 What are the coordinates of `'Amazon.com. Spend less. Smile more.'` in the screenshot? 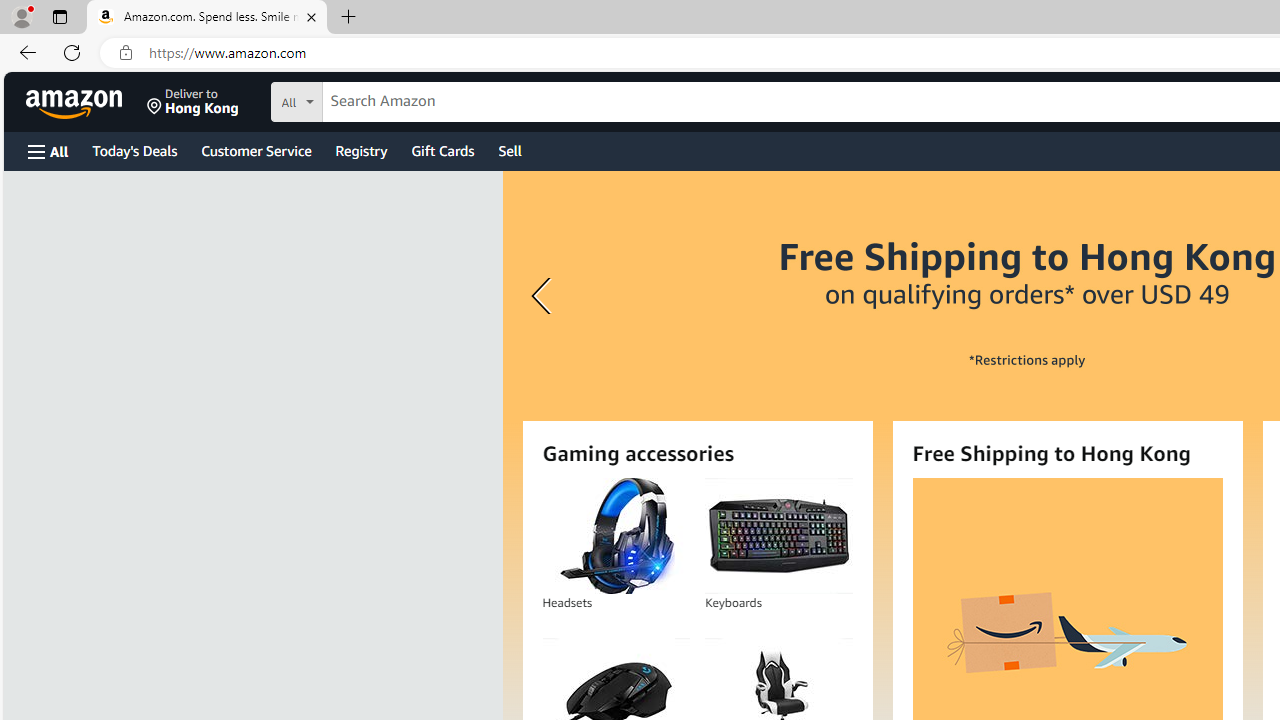 It's located at (207, 17).